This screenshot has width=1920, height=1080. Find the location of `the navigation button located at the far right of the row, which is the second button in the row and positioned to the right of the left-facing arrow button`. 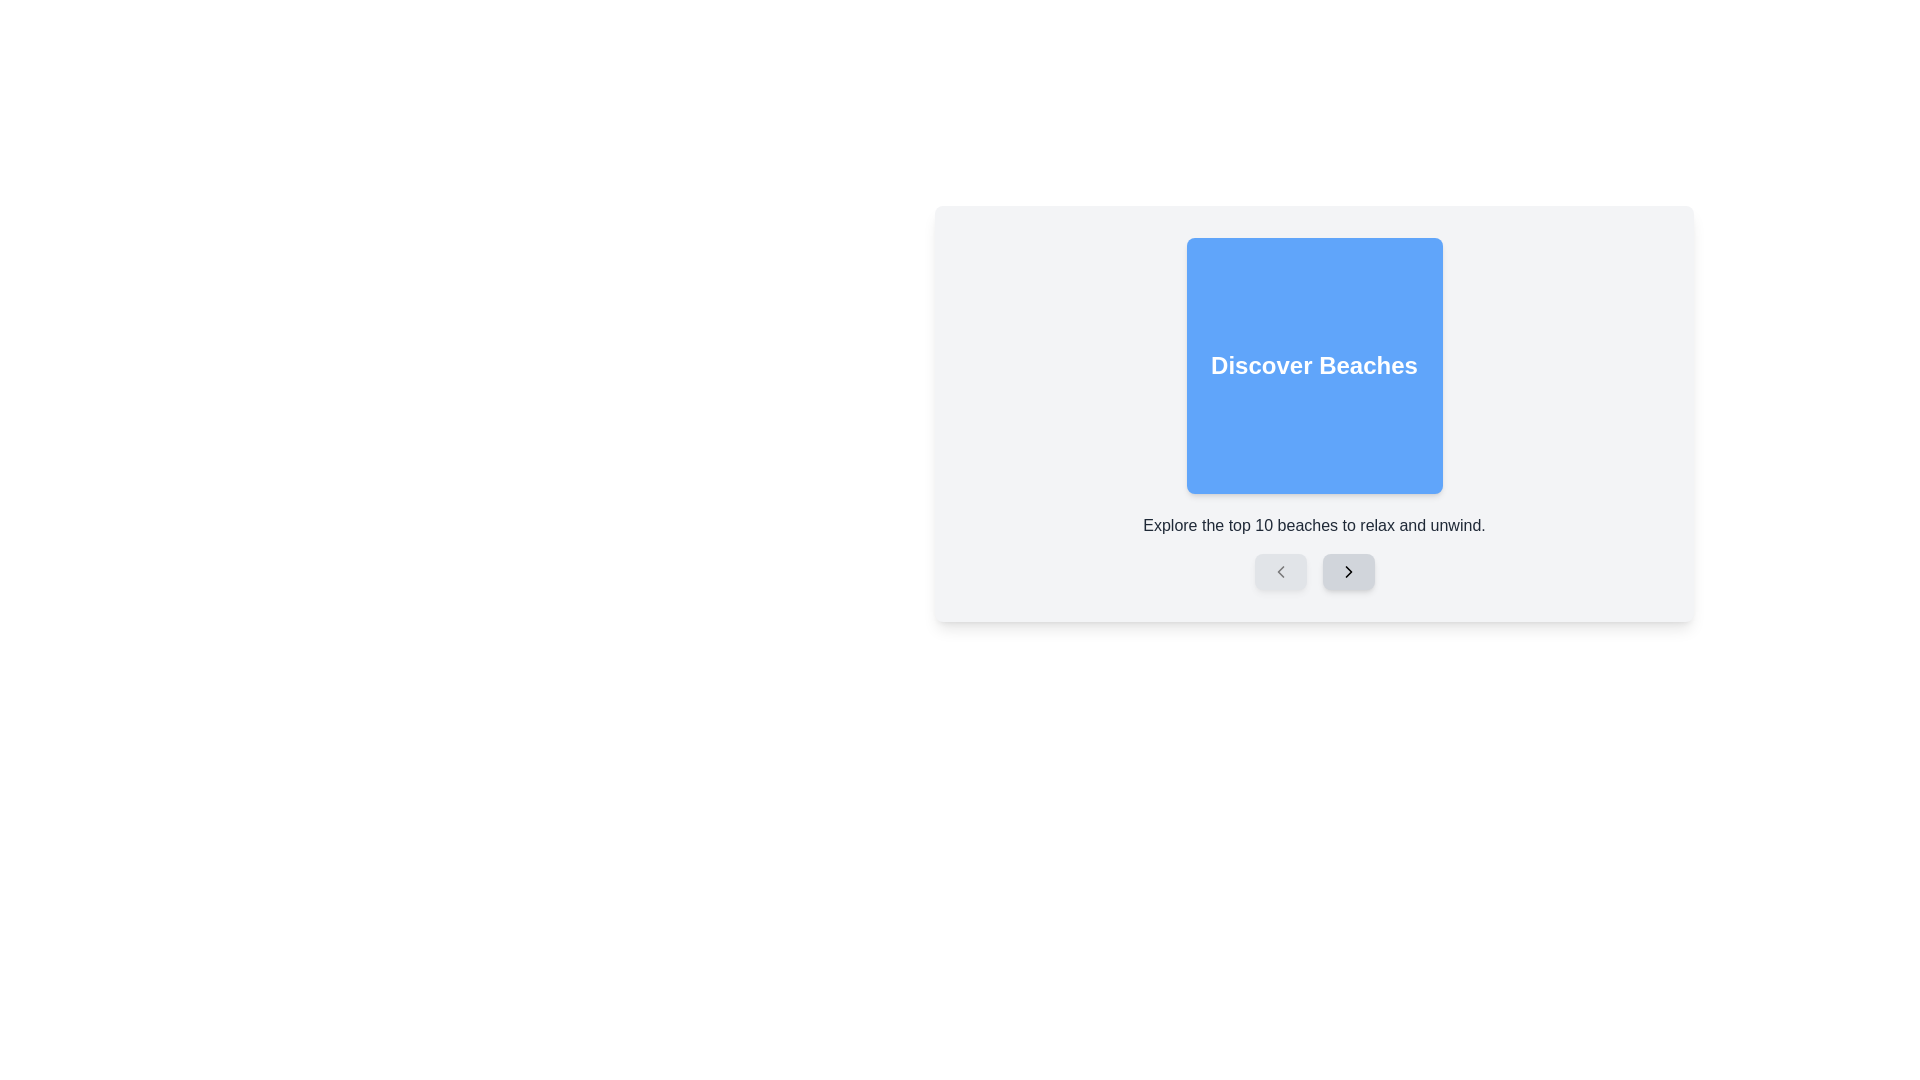

the navigation button located at the far right of the row, which is the second button in the row and positioned to the right of the left-facing arrow button is located at coordinates (1348, 571).